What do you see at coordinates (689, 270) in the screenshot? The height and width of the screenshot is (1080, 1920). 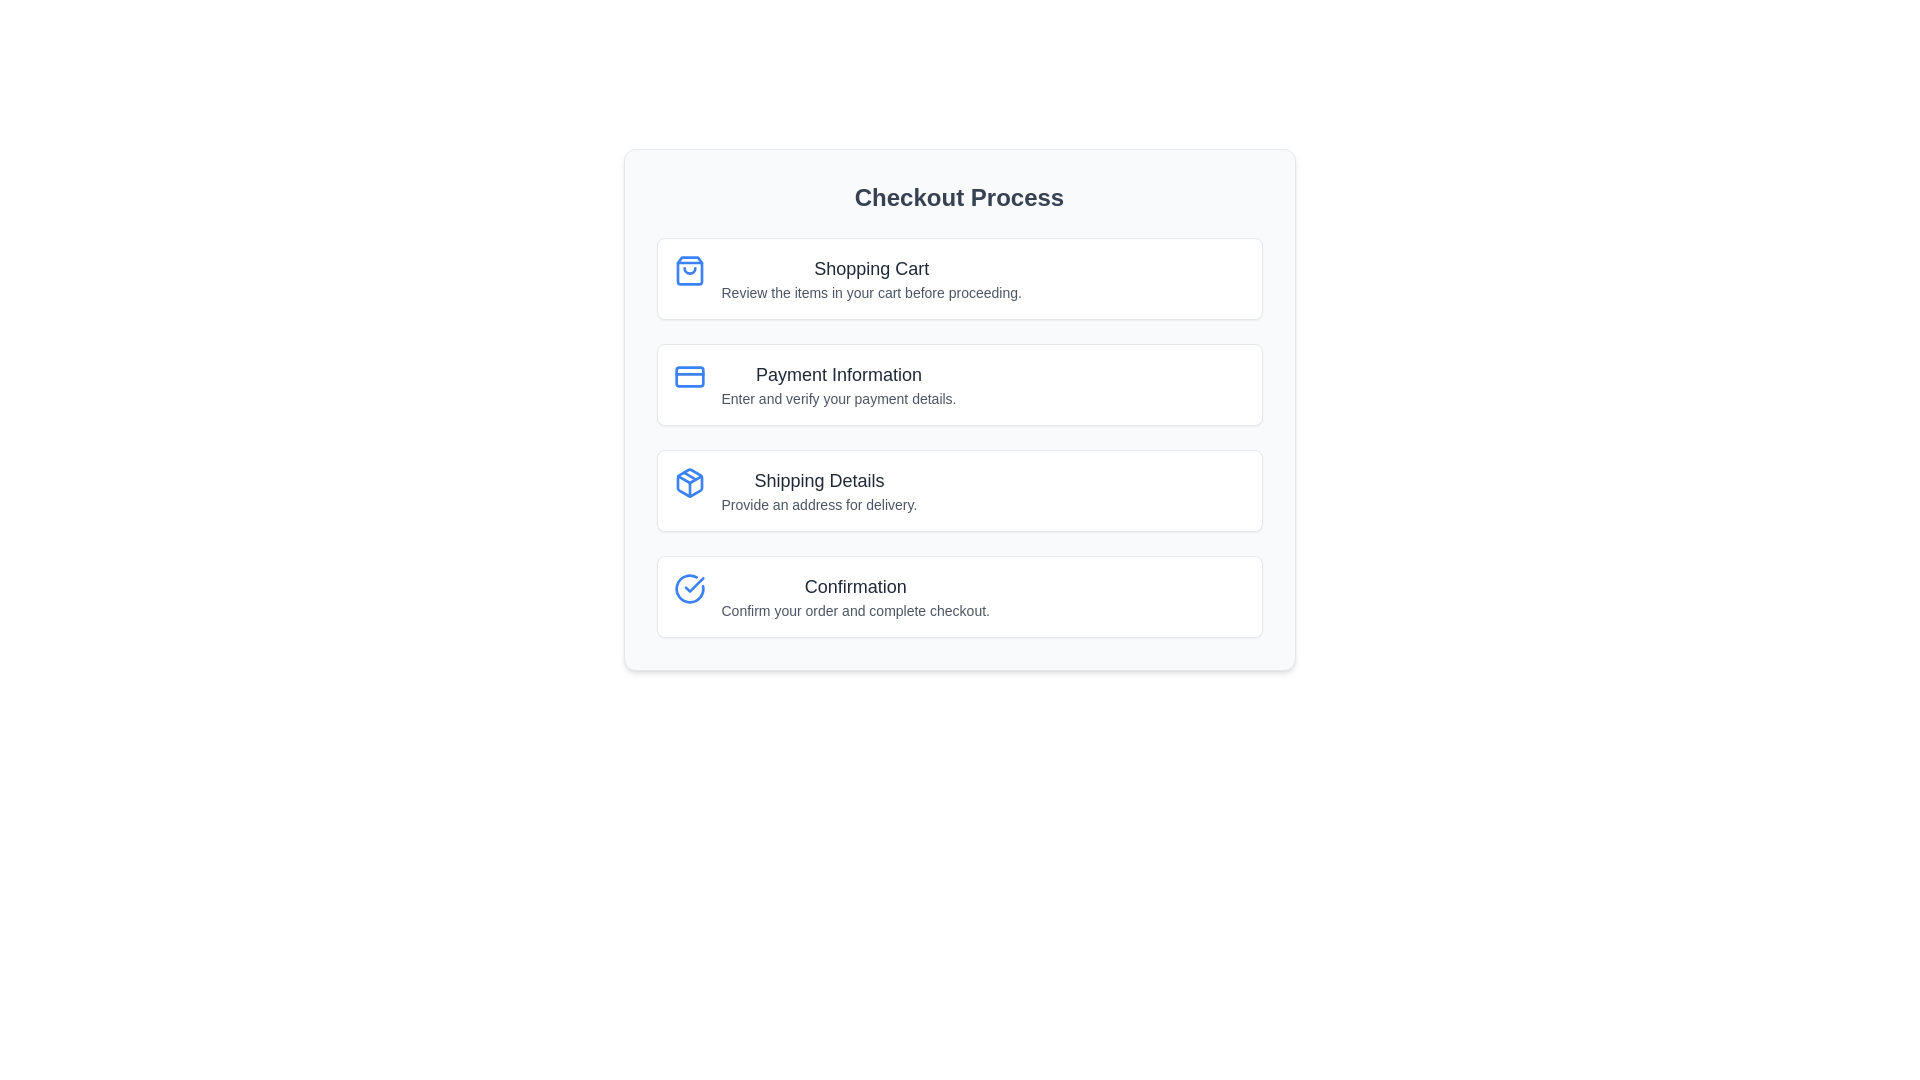 I see `the 'Shopping Cart' icon located in the top-left portion of the 'Shopping Cart' section` at bounding box center [689, 270].